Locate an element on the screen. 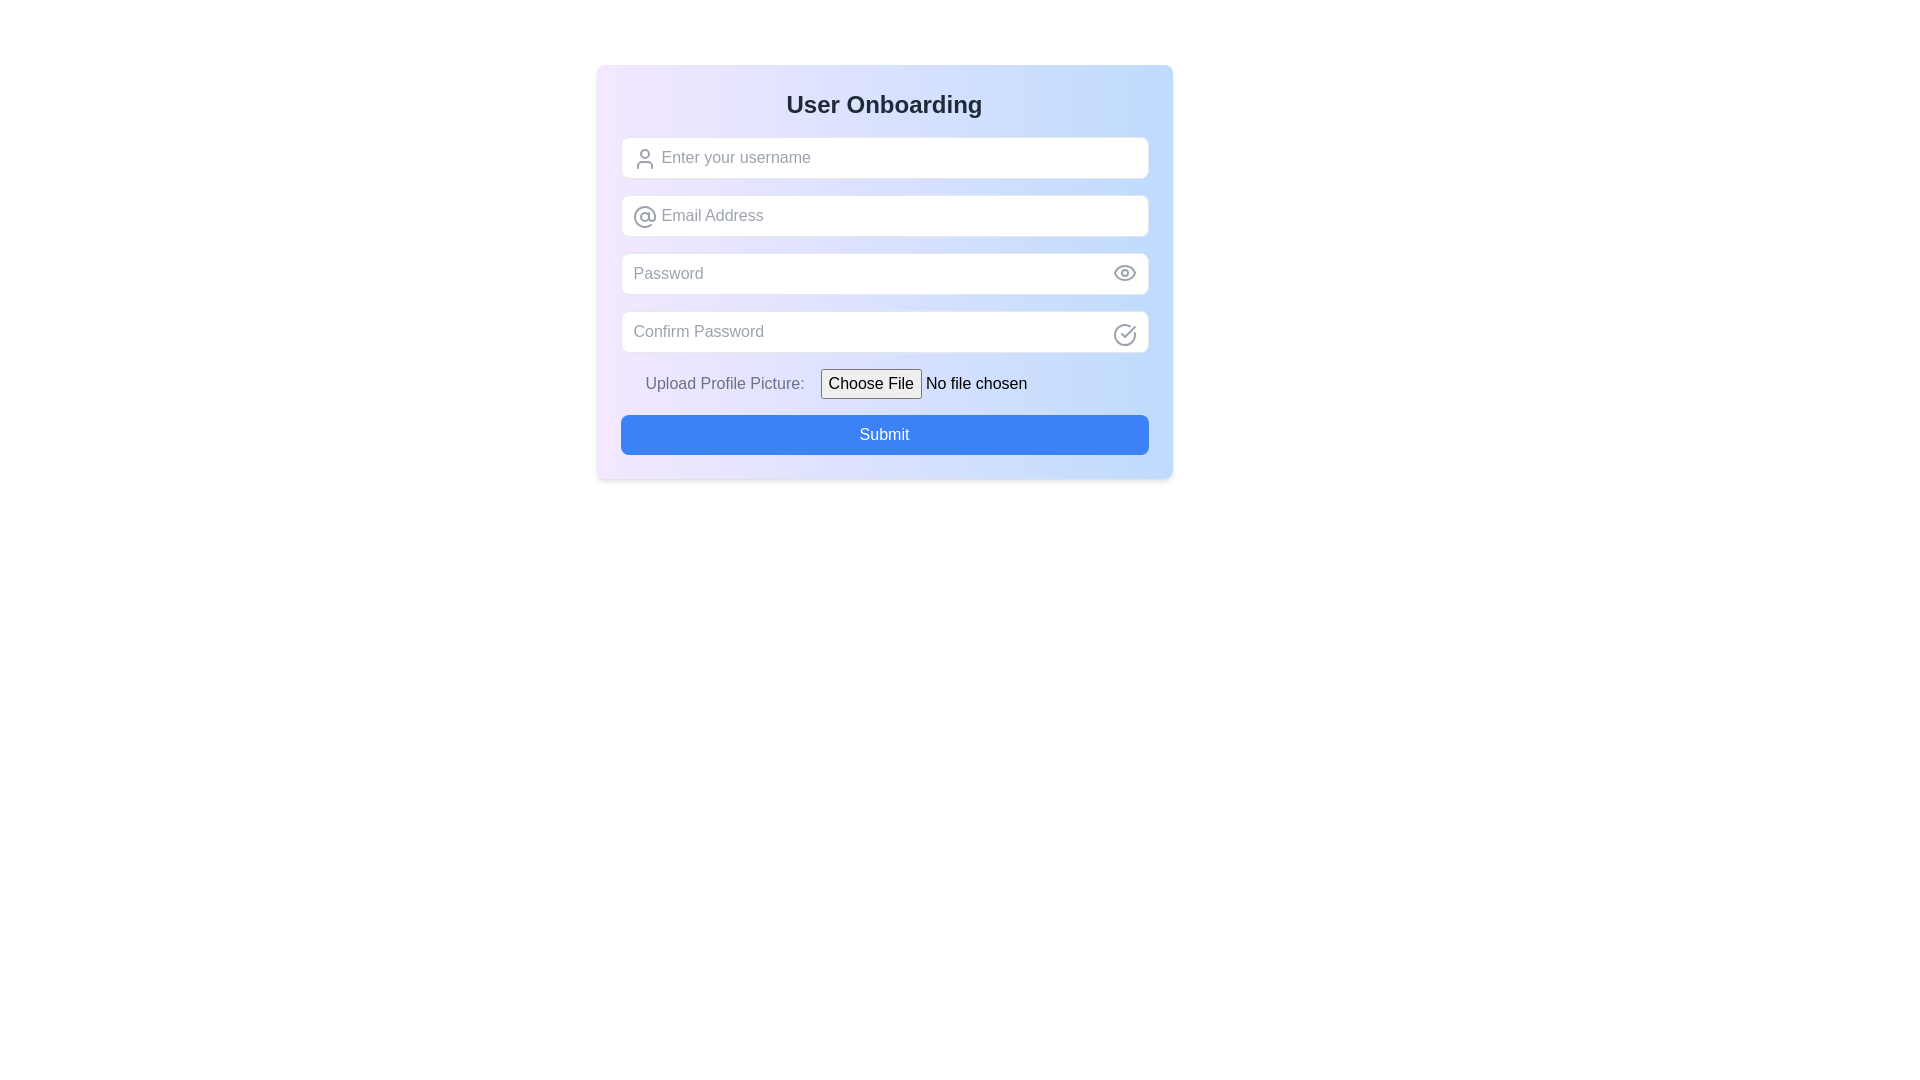 This screenshot has height=1080, width=1920. the checkmark icon enclosed in a circle located at the far right of the 'Confirm Password' input field is located at coordinates (1124, 334).